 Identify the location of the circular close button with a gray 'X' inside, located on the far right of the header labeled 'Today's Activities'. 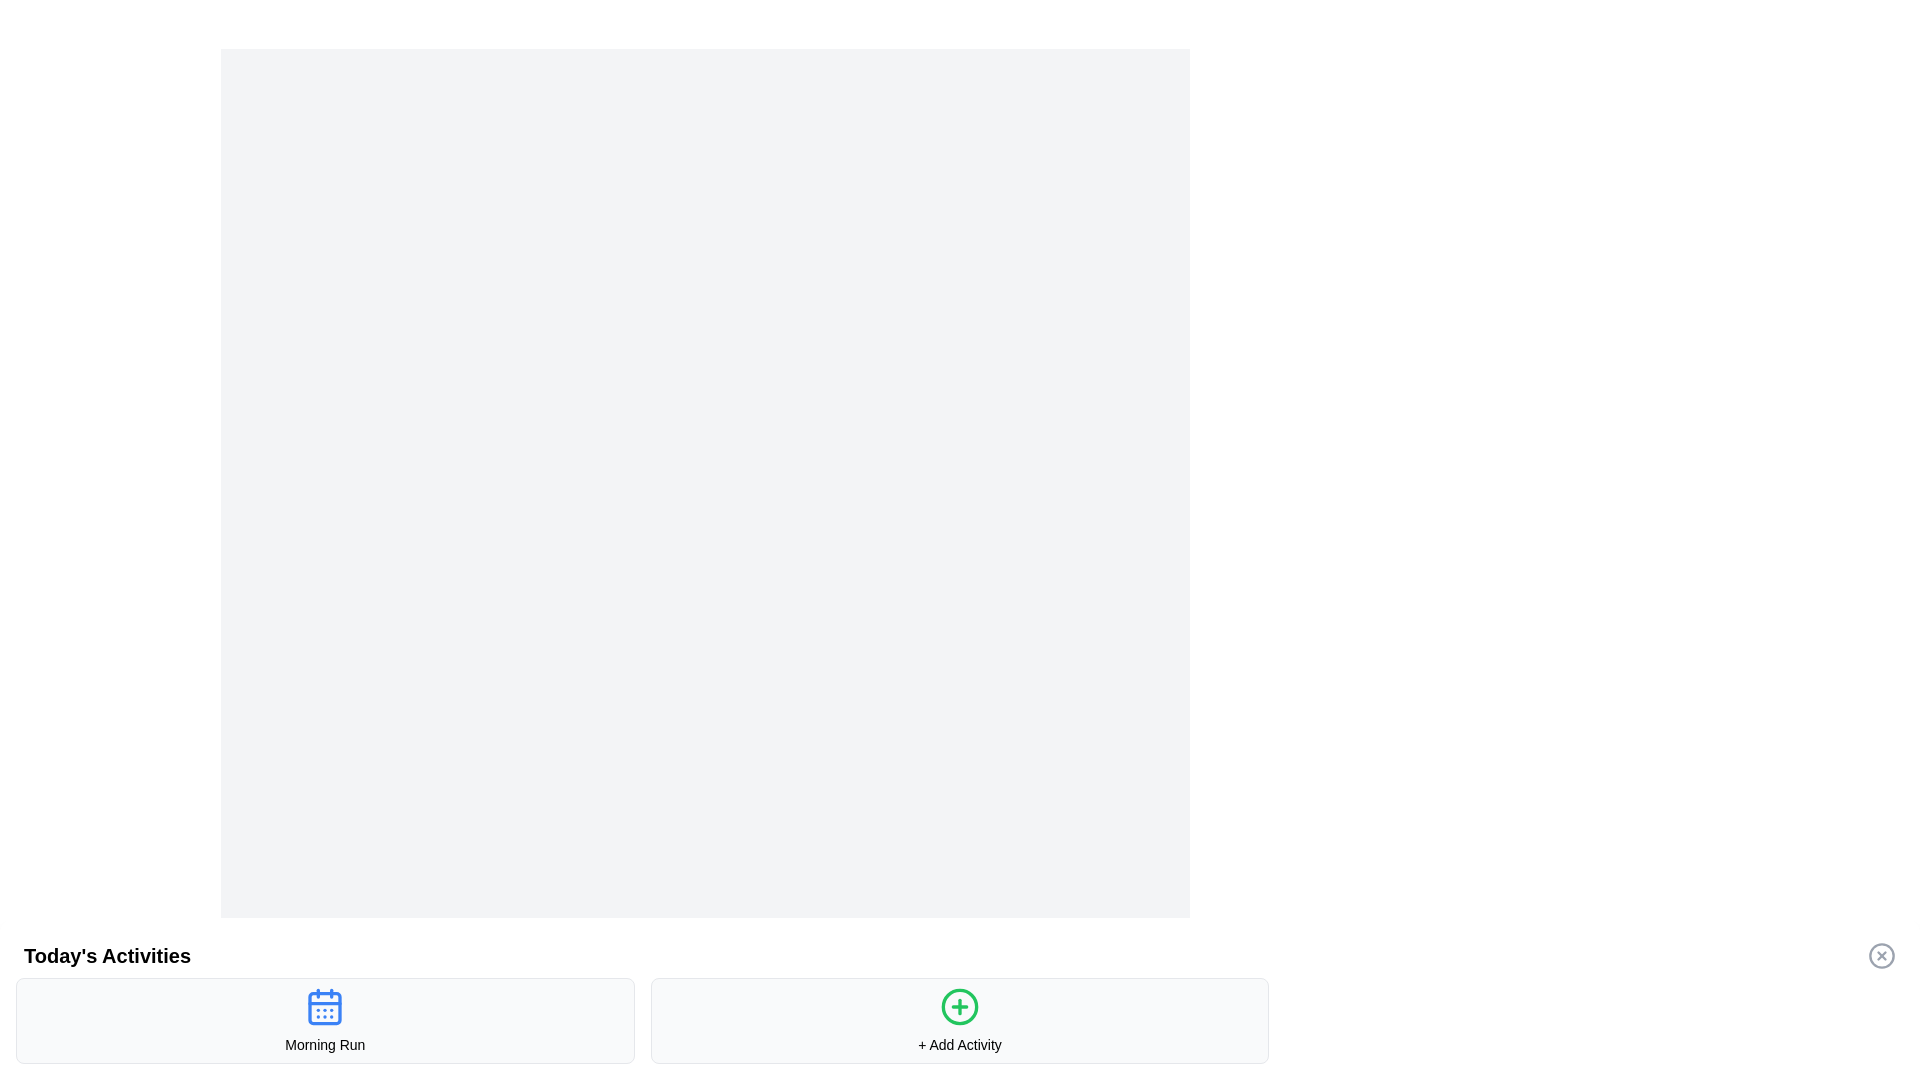
(1880, 955).